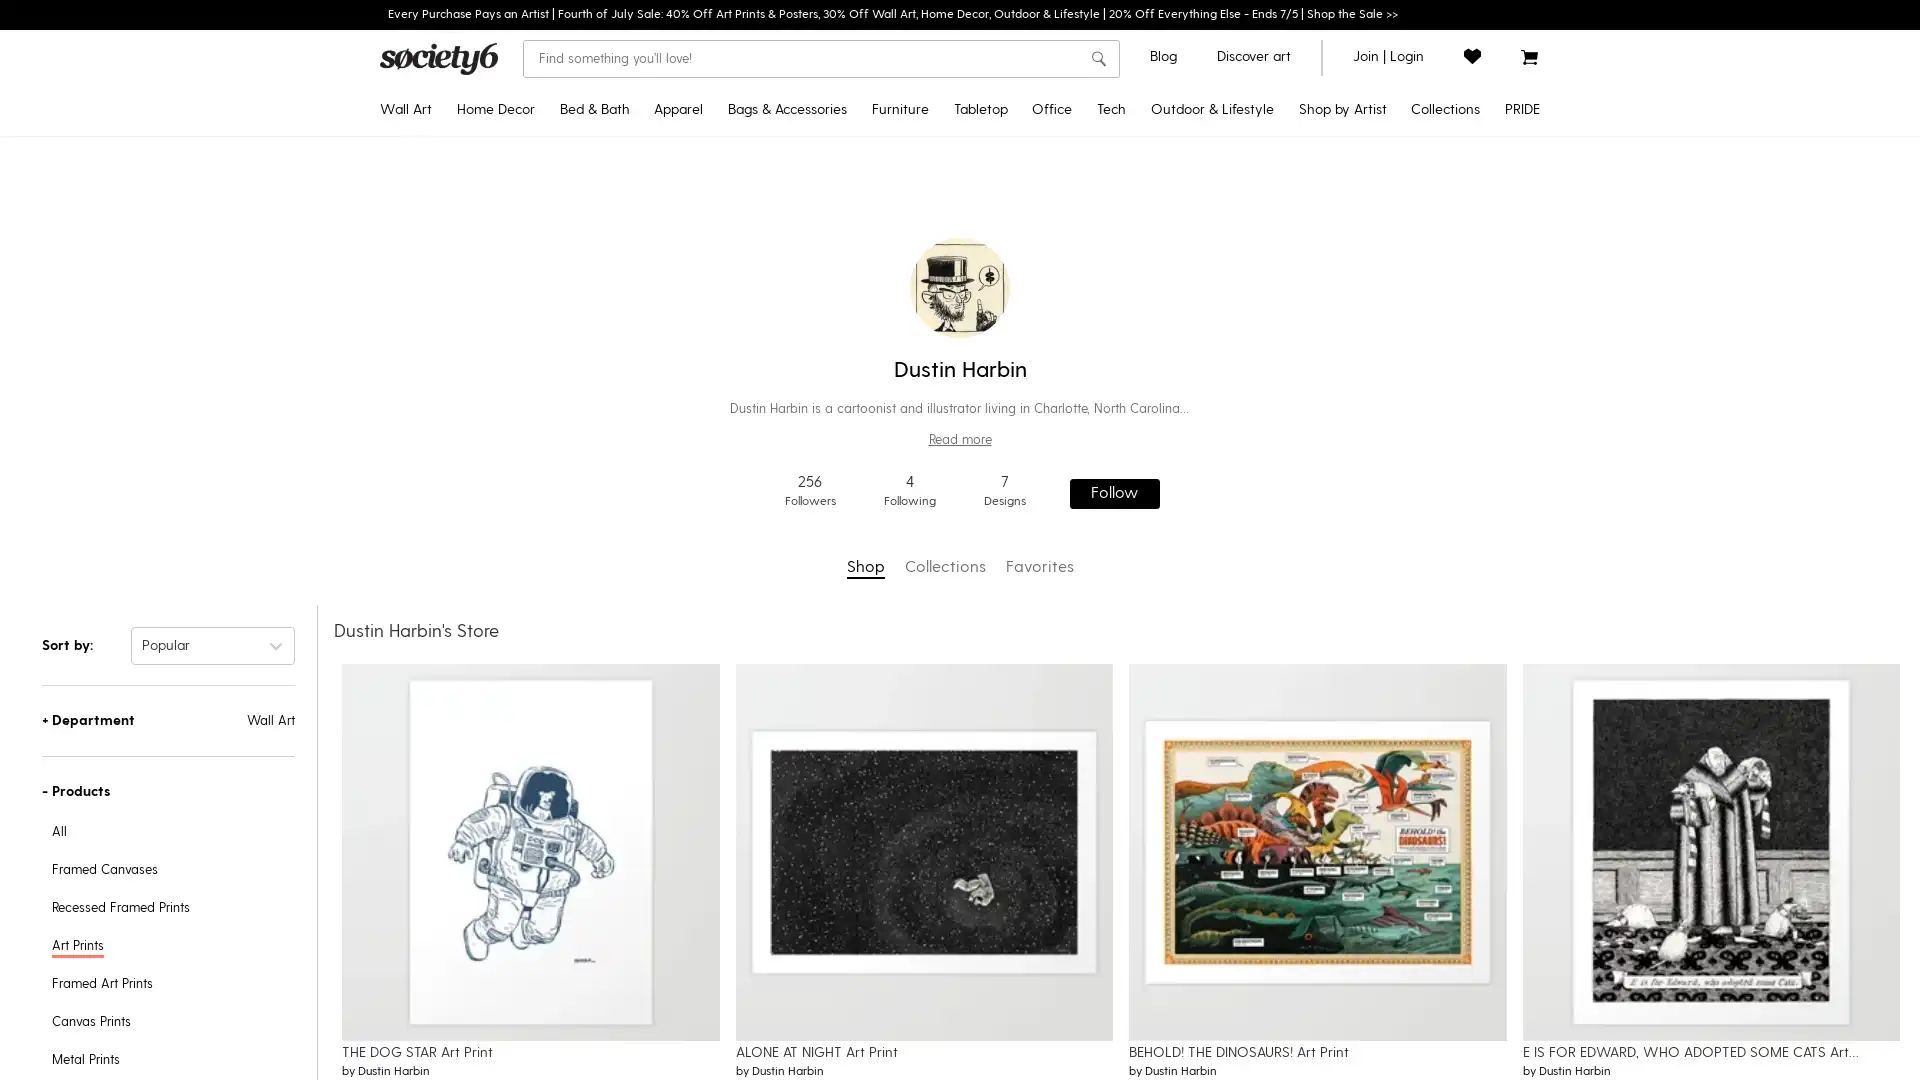  What do you see at coordinates (1101, 386) in the screenshot?
I see `Wrapping Paper` at bounding box center [1101, 386].